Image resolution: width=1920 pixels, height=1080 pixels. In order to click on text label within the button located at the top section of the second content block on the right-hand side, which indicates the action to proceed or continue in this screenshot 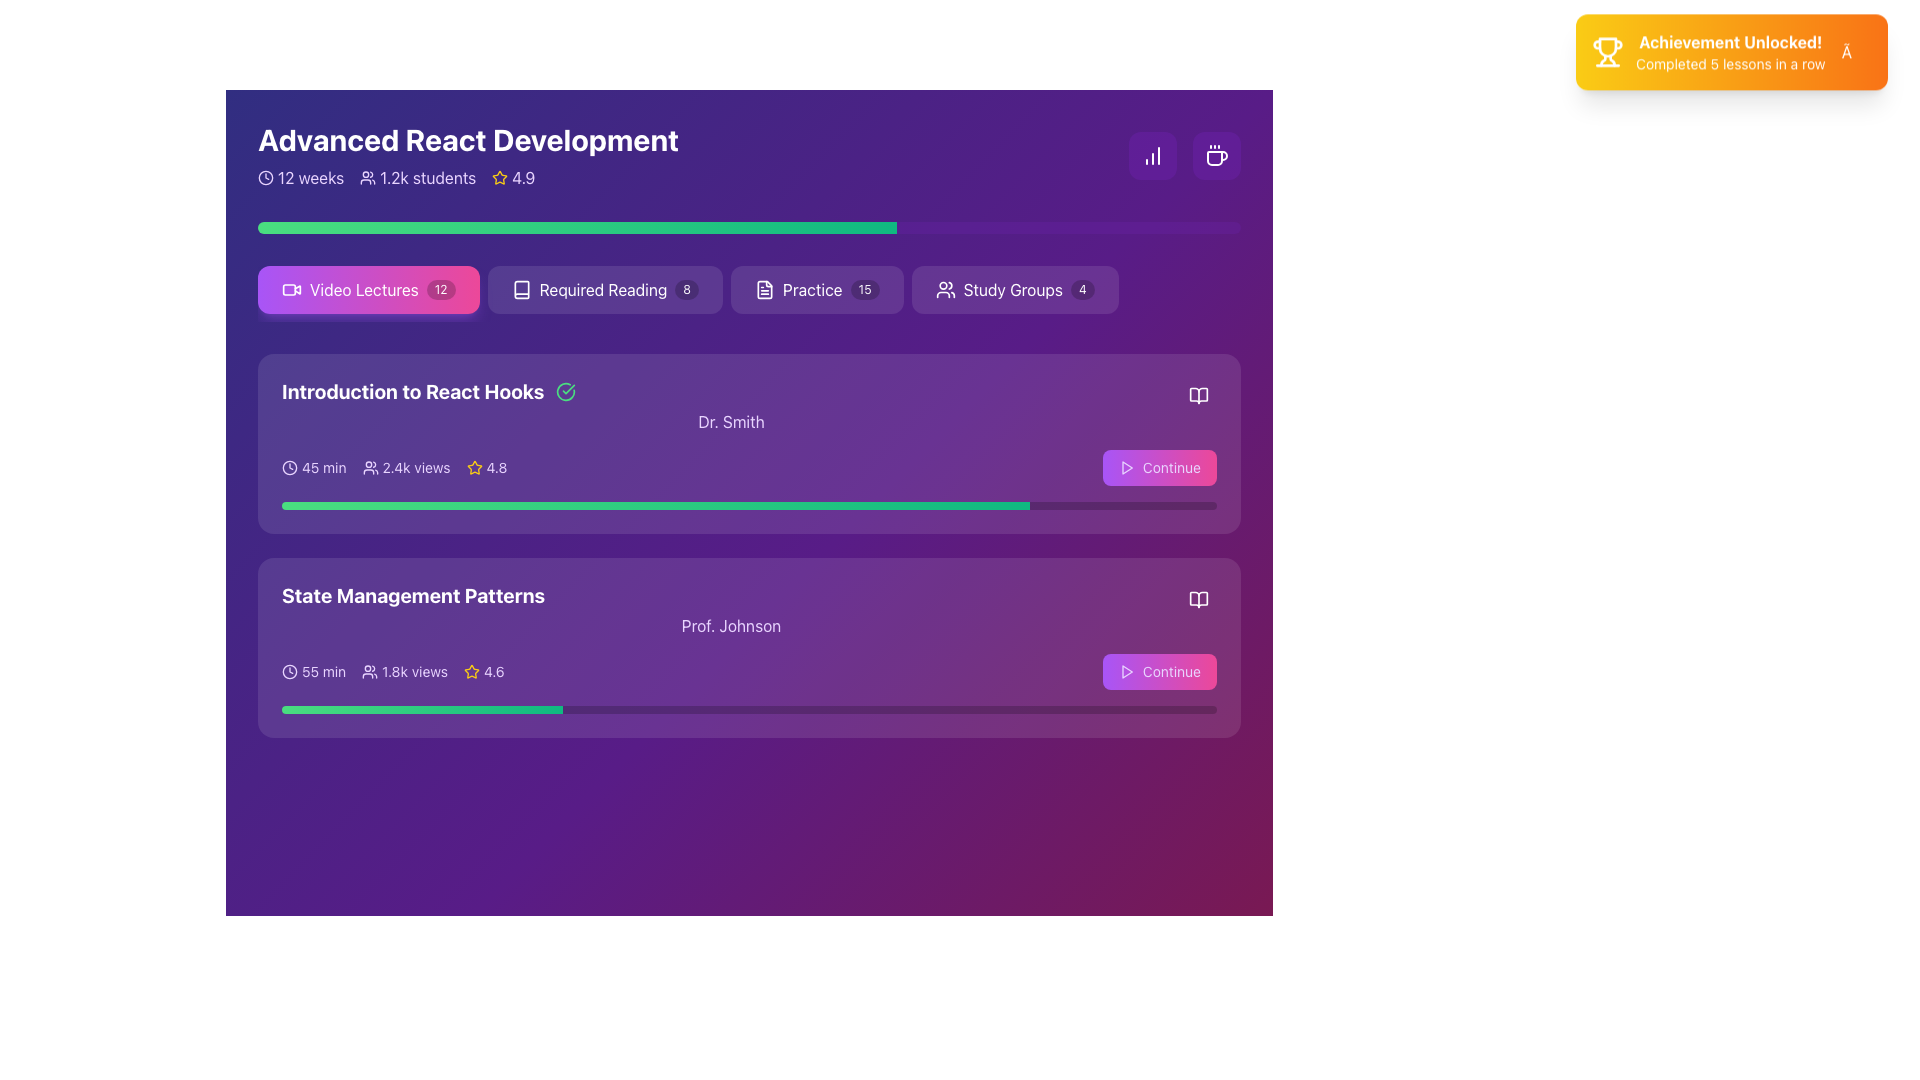, I will do `click(1171, 467)`.